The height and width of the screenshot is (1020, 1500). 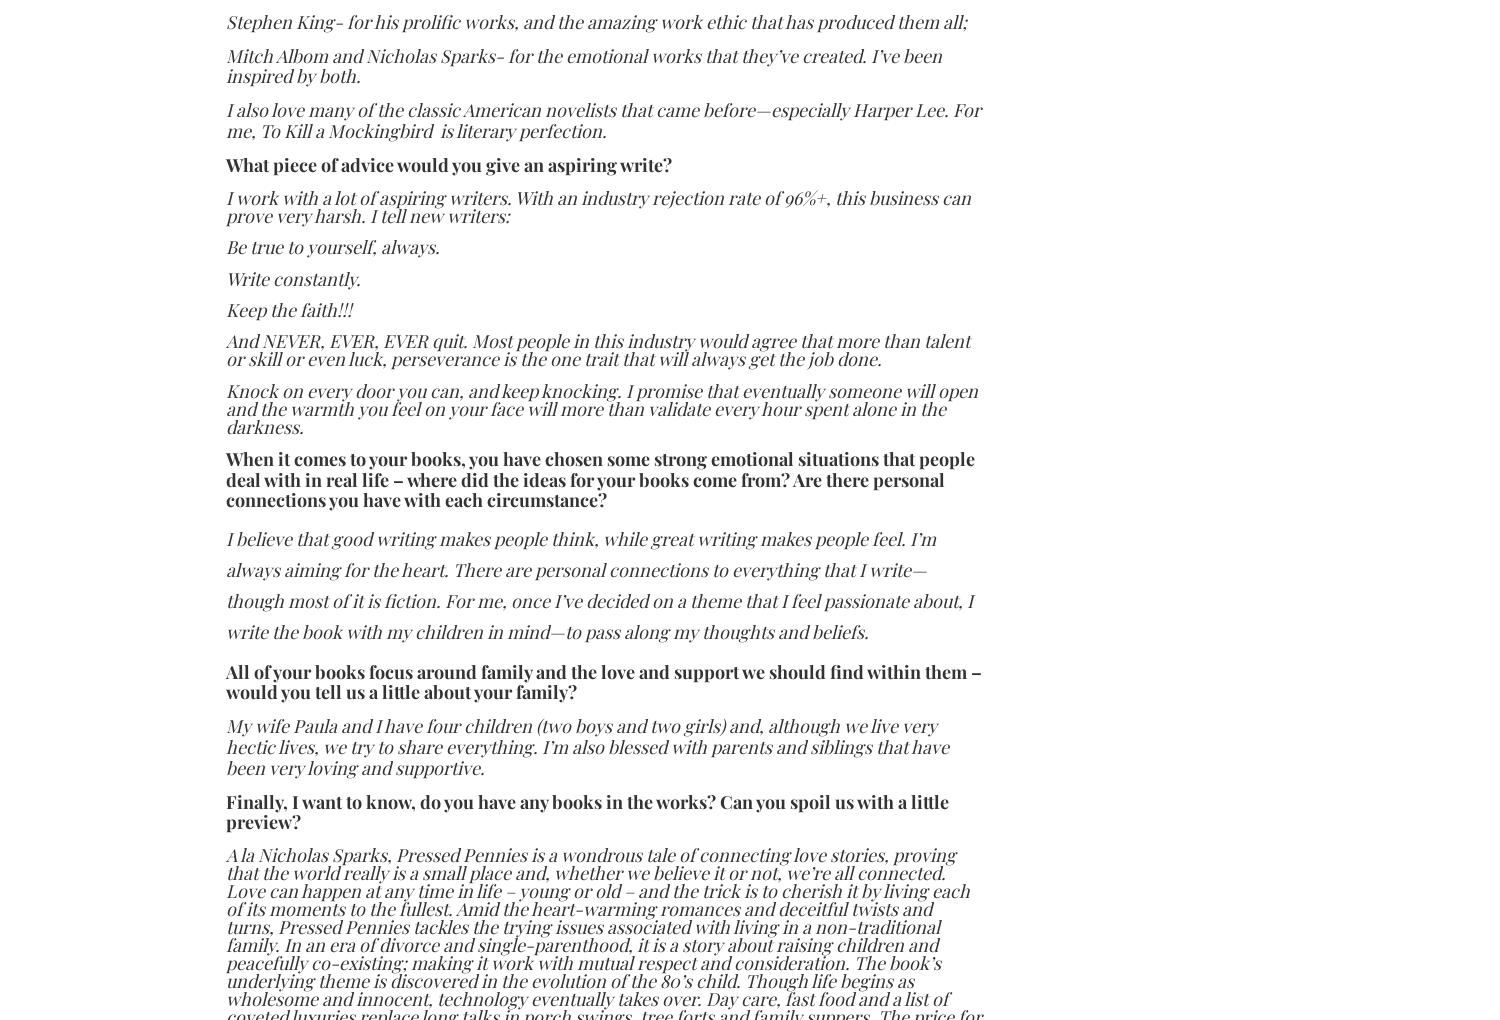 I want to click on 'When it comes to your books, you have chosen some strong emotional situations that people deal with in real life – where did the ideas for your books come from? Are there personal connections you have with each circumstance?', so click(x=598, y=478).